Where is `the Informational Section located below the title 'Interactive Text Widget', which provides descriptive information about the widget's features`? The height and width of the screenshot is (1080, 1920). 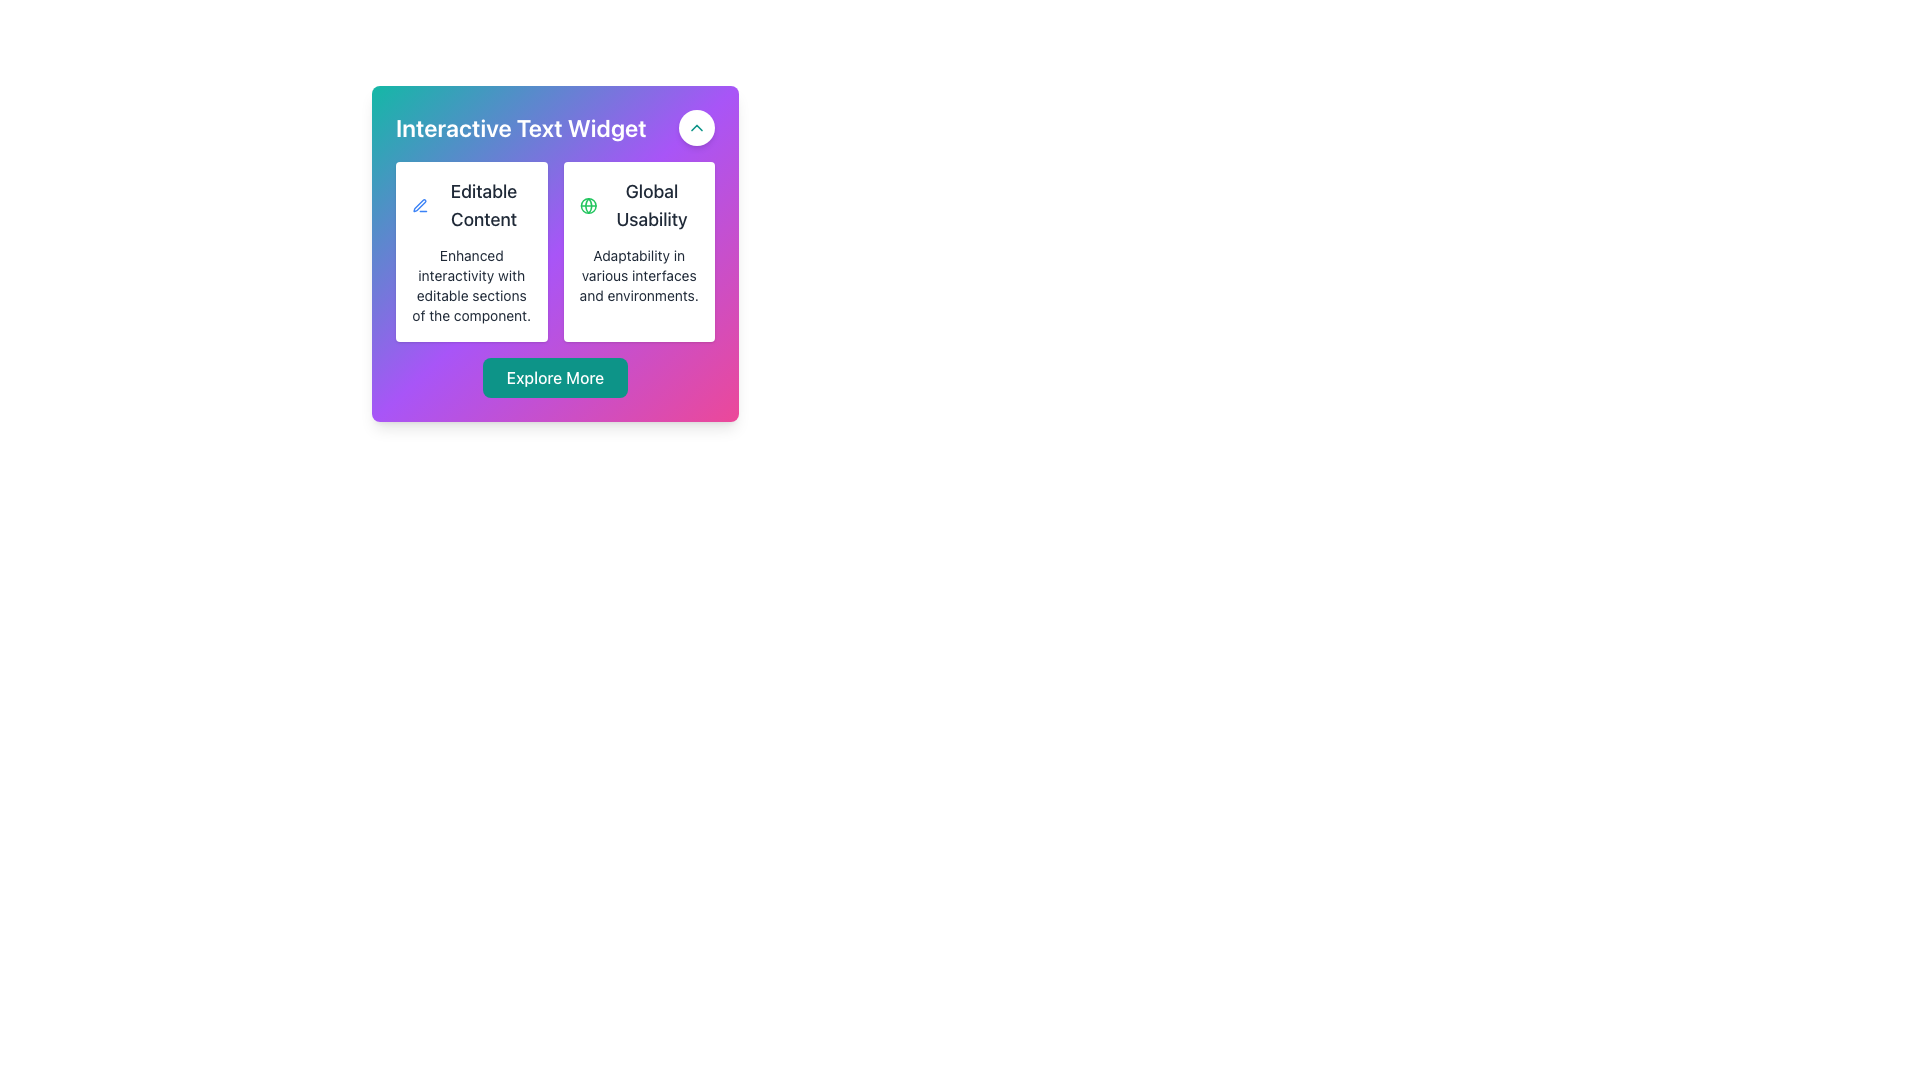
the Informational Section located below the title 'Interactive Text Widget', which provides descriptive information about the widget's features is located at coordinates (555, 253).